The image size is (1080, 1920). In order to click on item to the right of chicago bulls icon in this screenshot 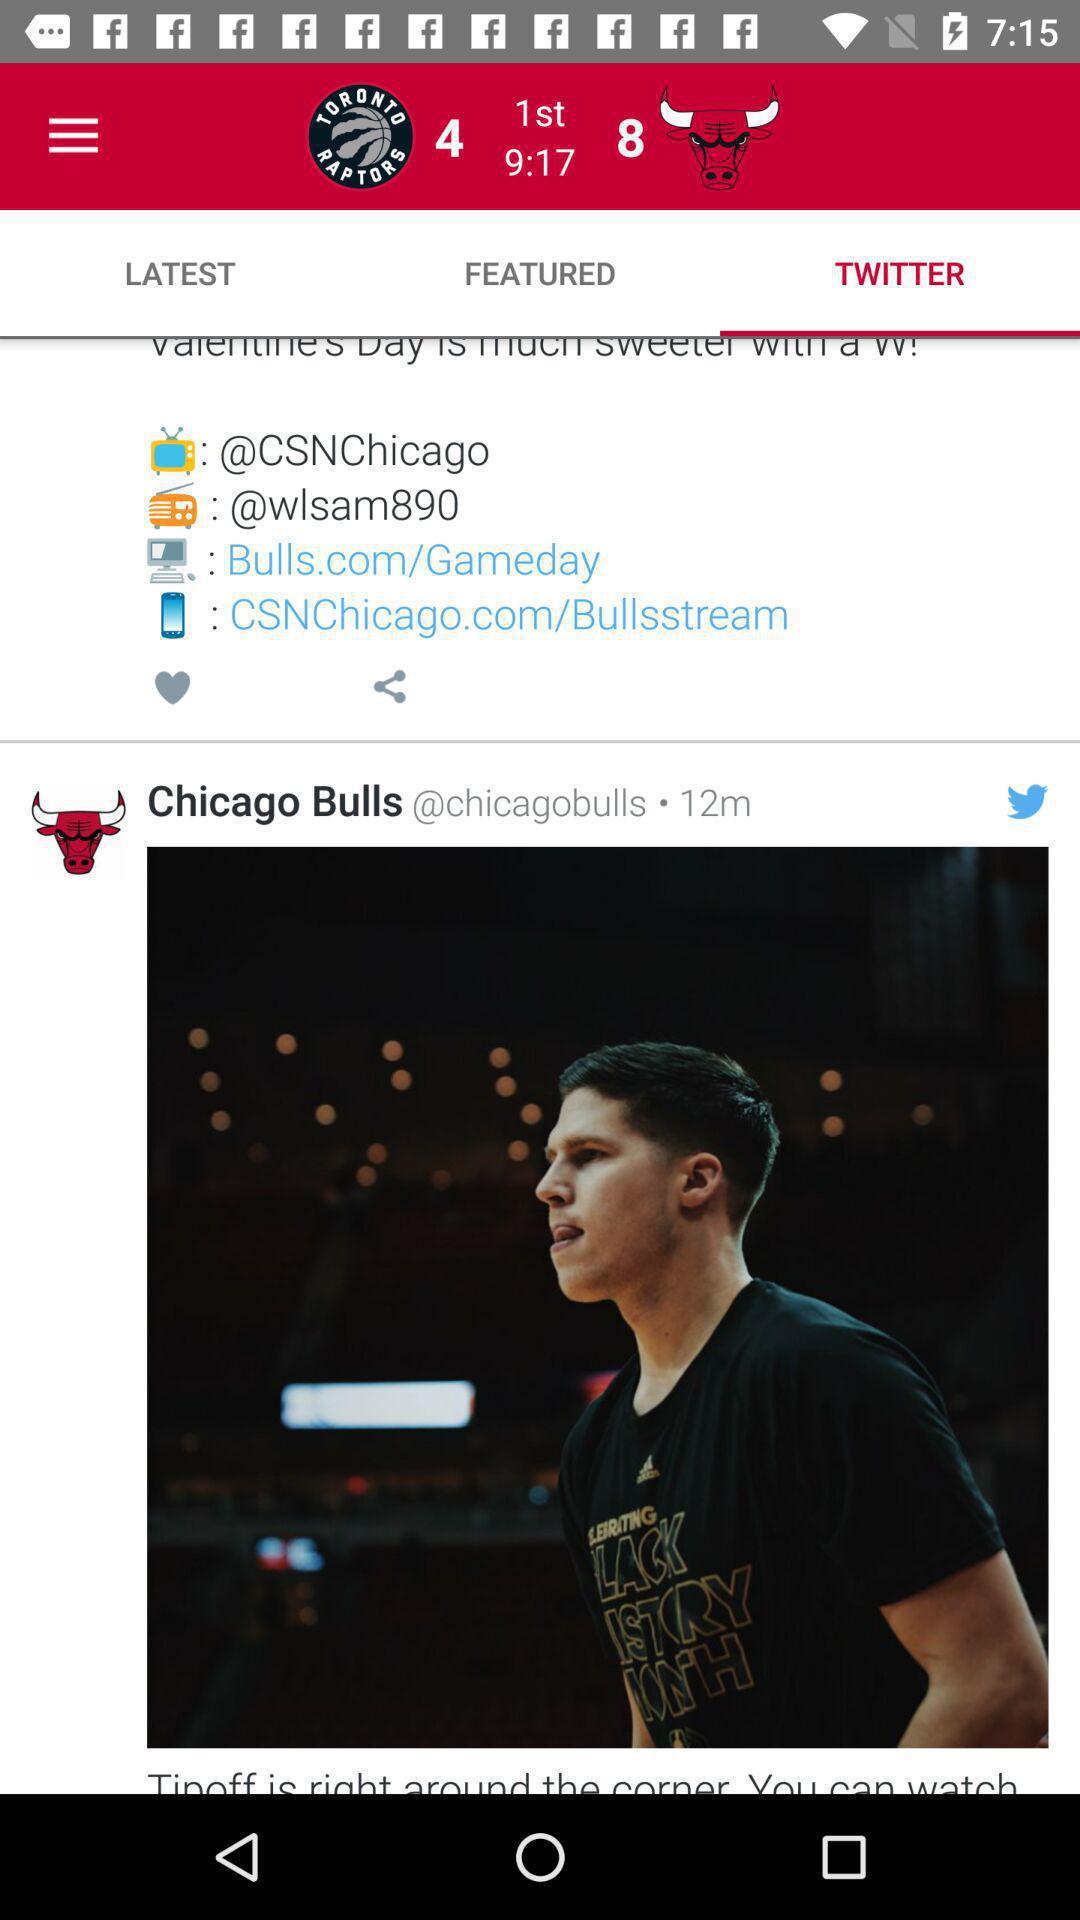, I will do `click(524, 801)`.